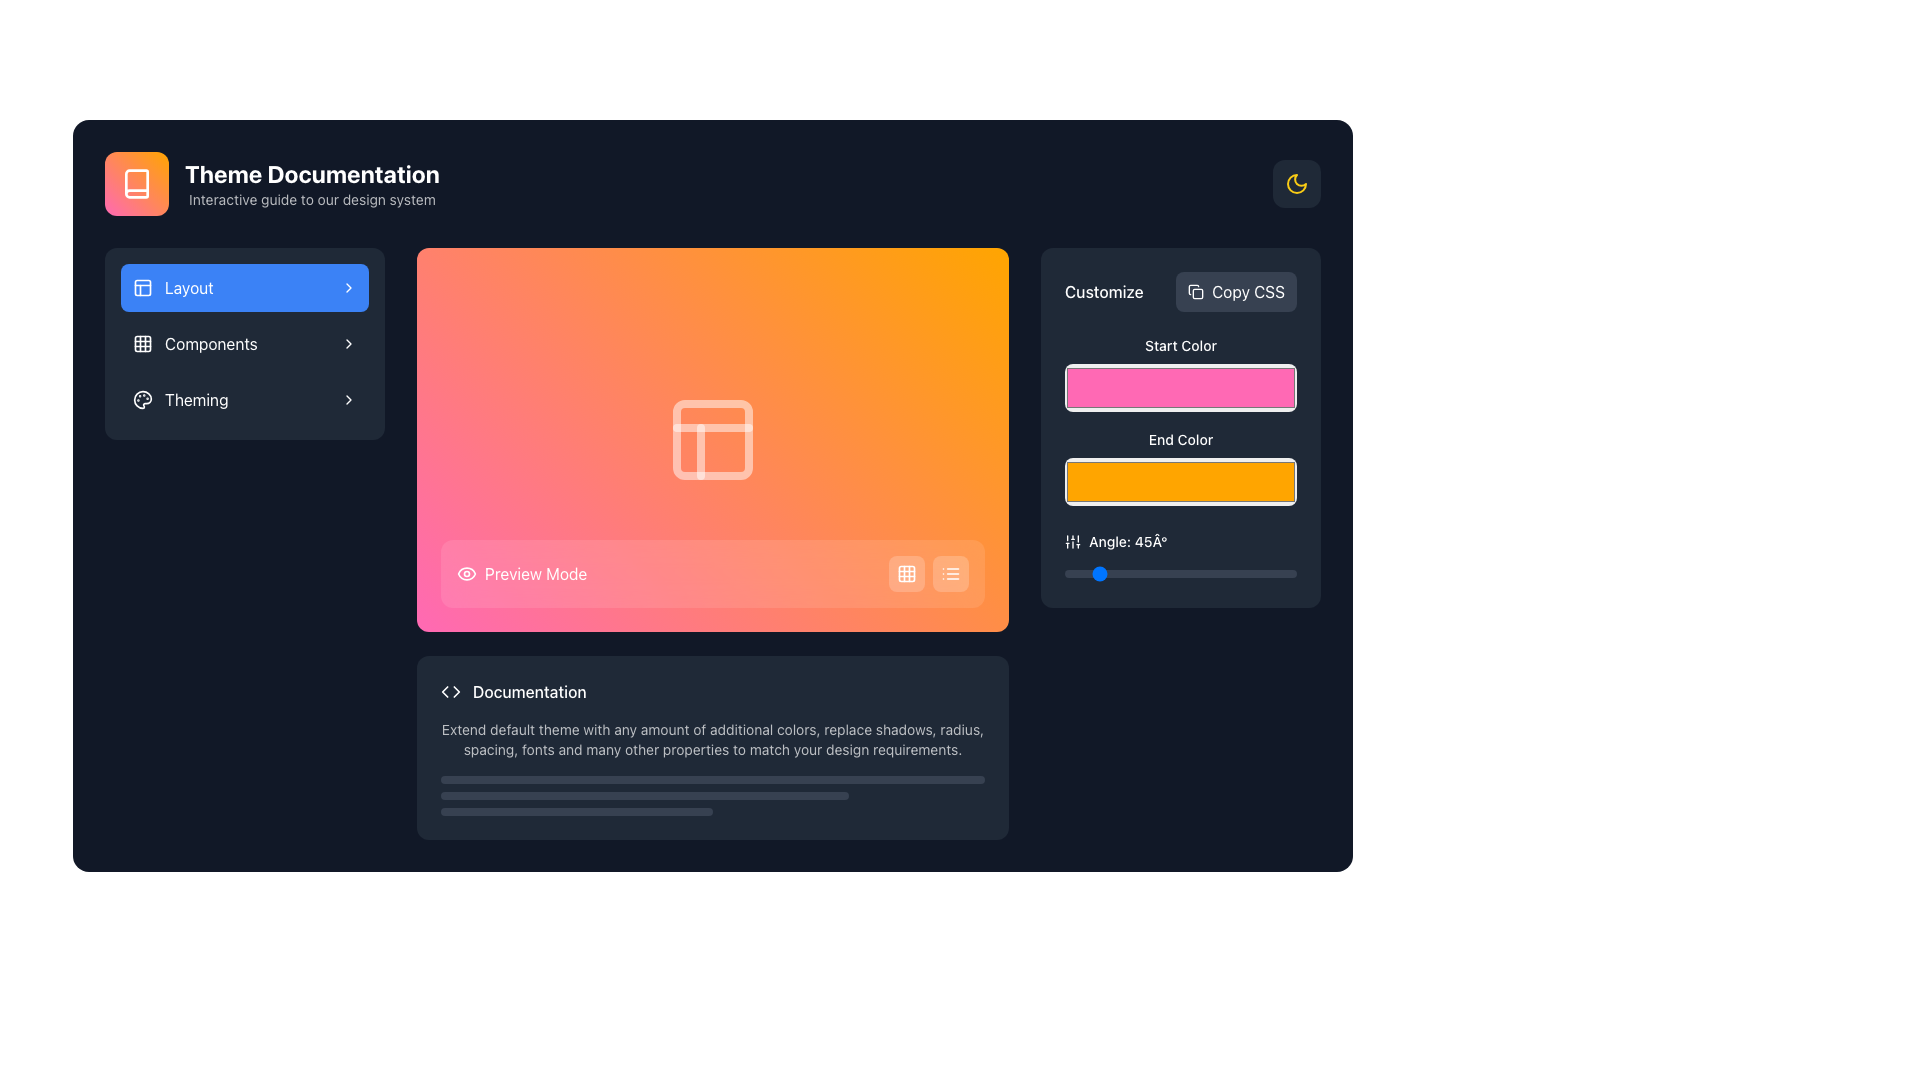  I want to click on the movable circular thumb control of the horizontal slider located under the 'Angle: 45°' label, so click(1180, 574).